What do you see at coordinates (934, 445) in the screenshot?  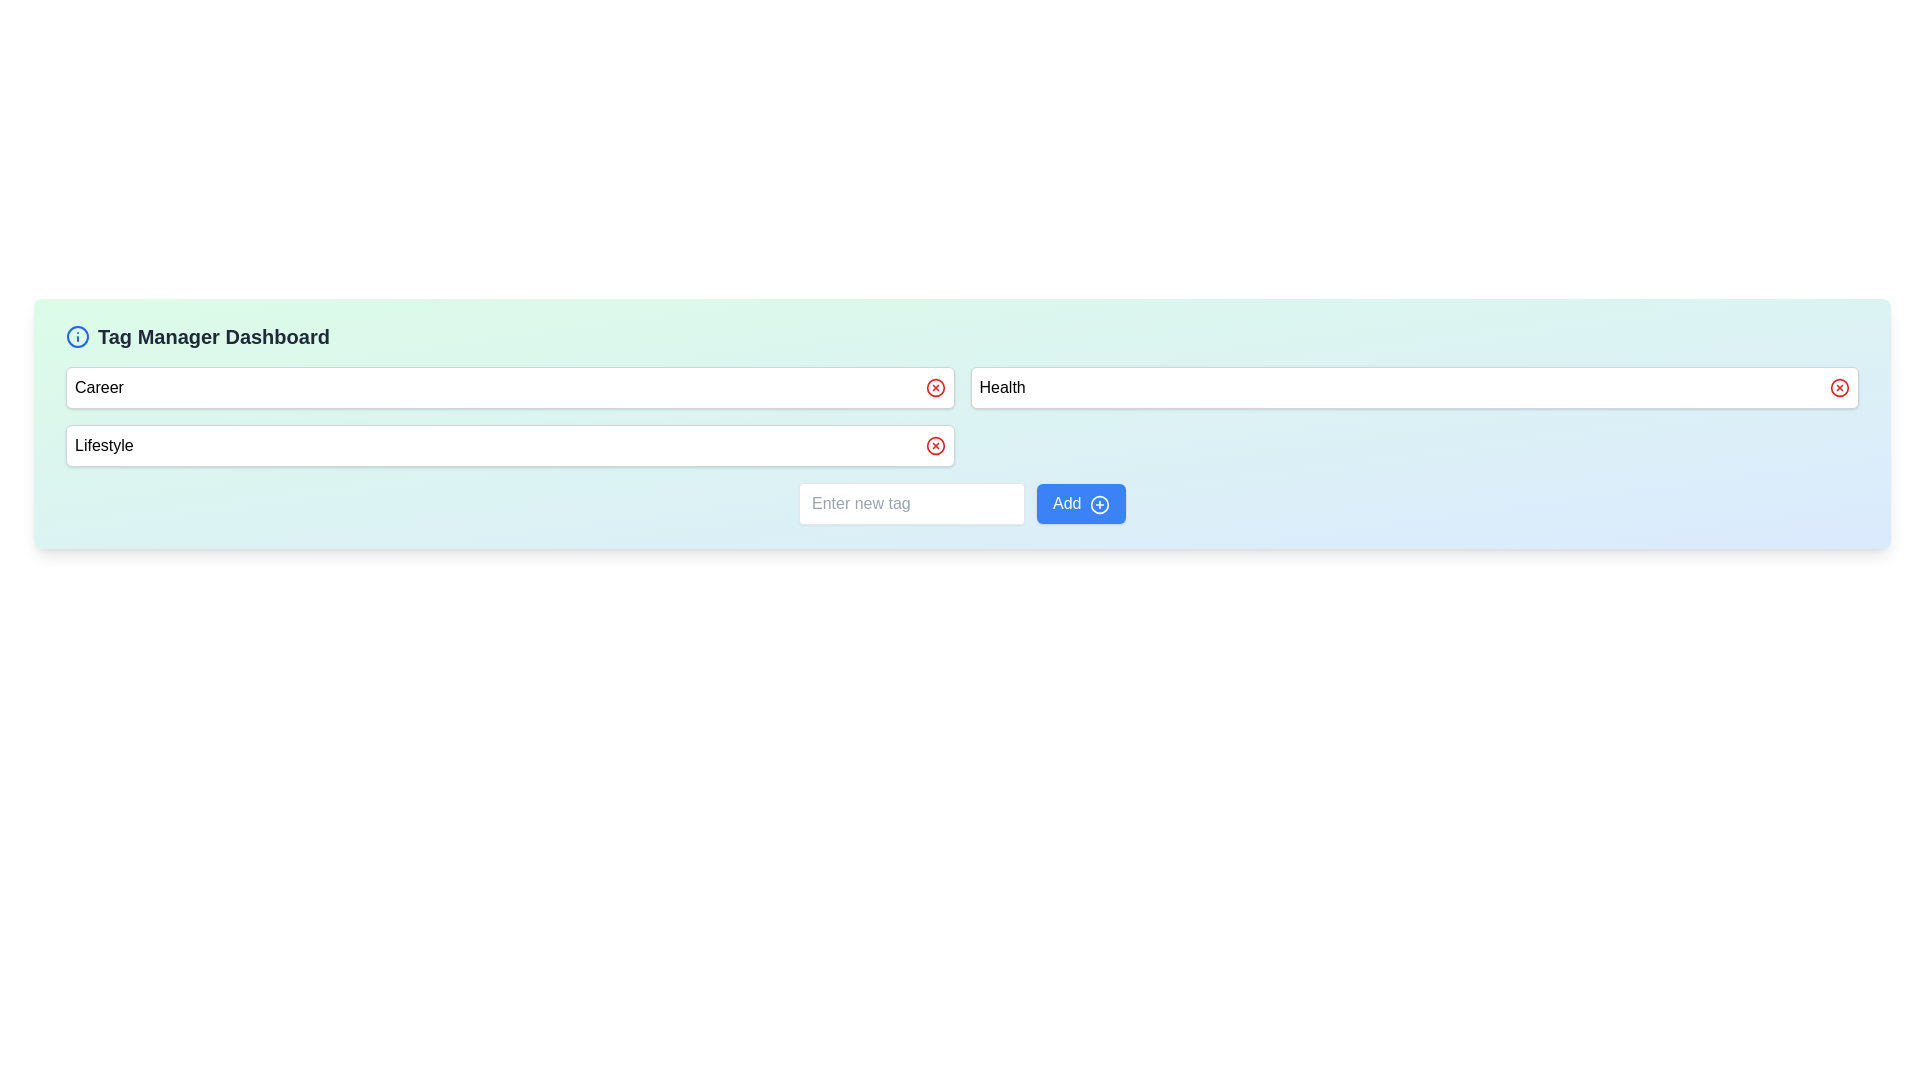 I see `the circular red outlined button with a red 'X' symbol` at bounding box center [934, 445].